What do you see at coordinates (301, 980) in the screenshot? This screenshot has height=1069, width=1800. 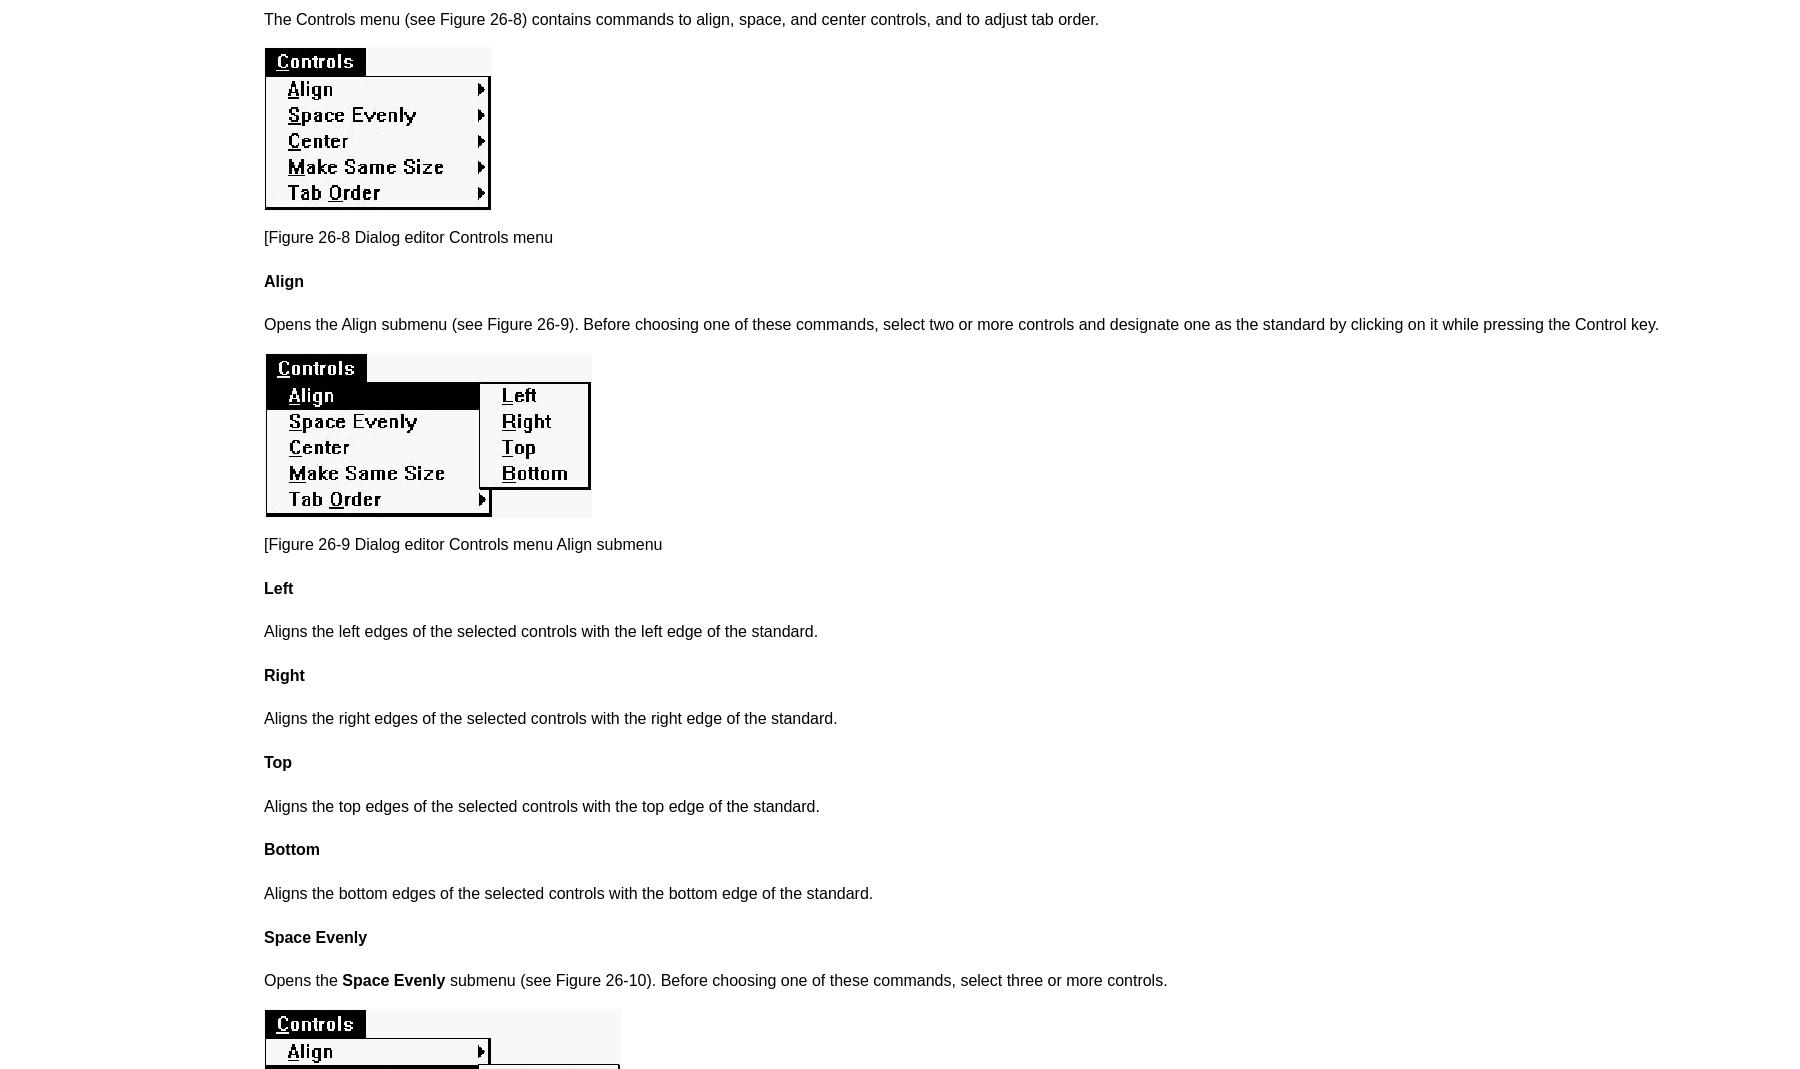 I see `'Opens the'` at bounding box center [301, 980].